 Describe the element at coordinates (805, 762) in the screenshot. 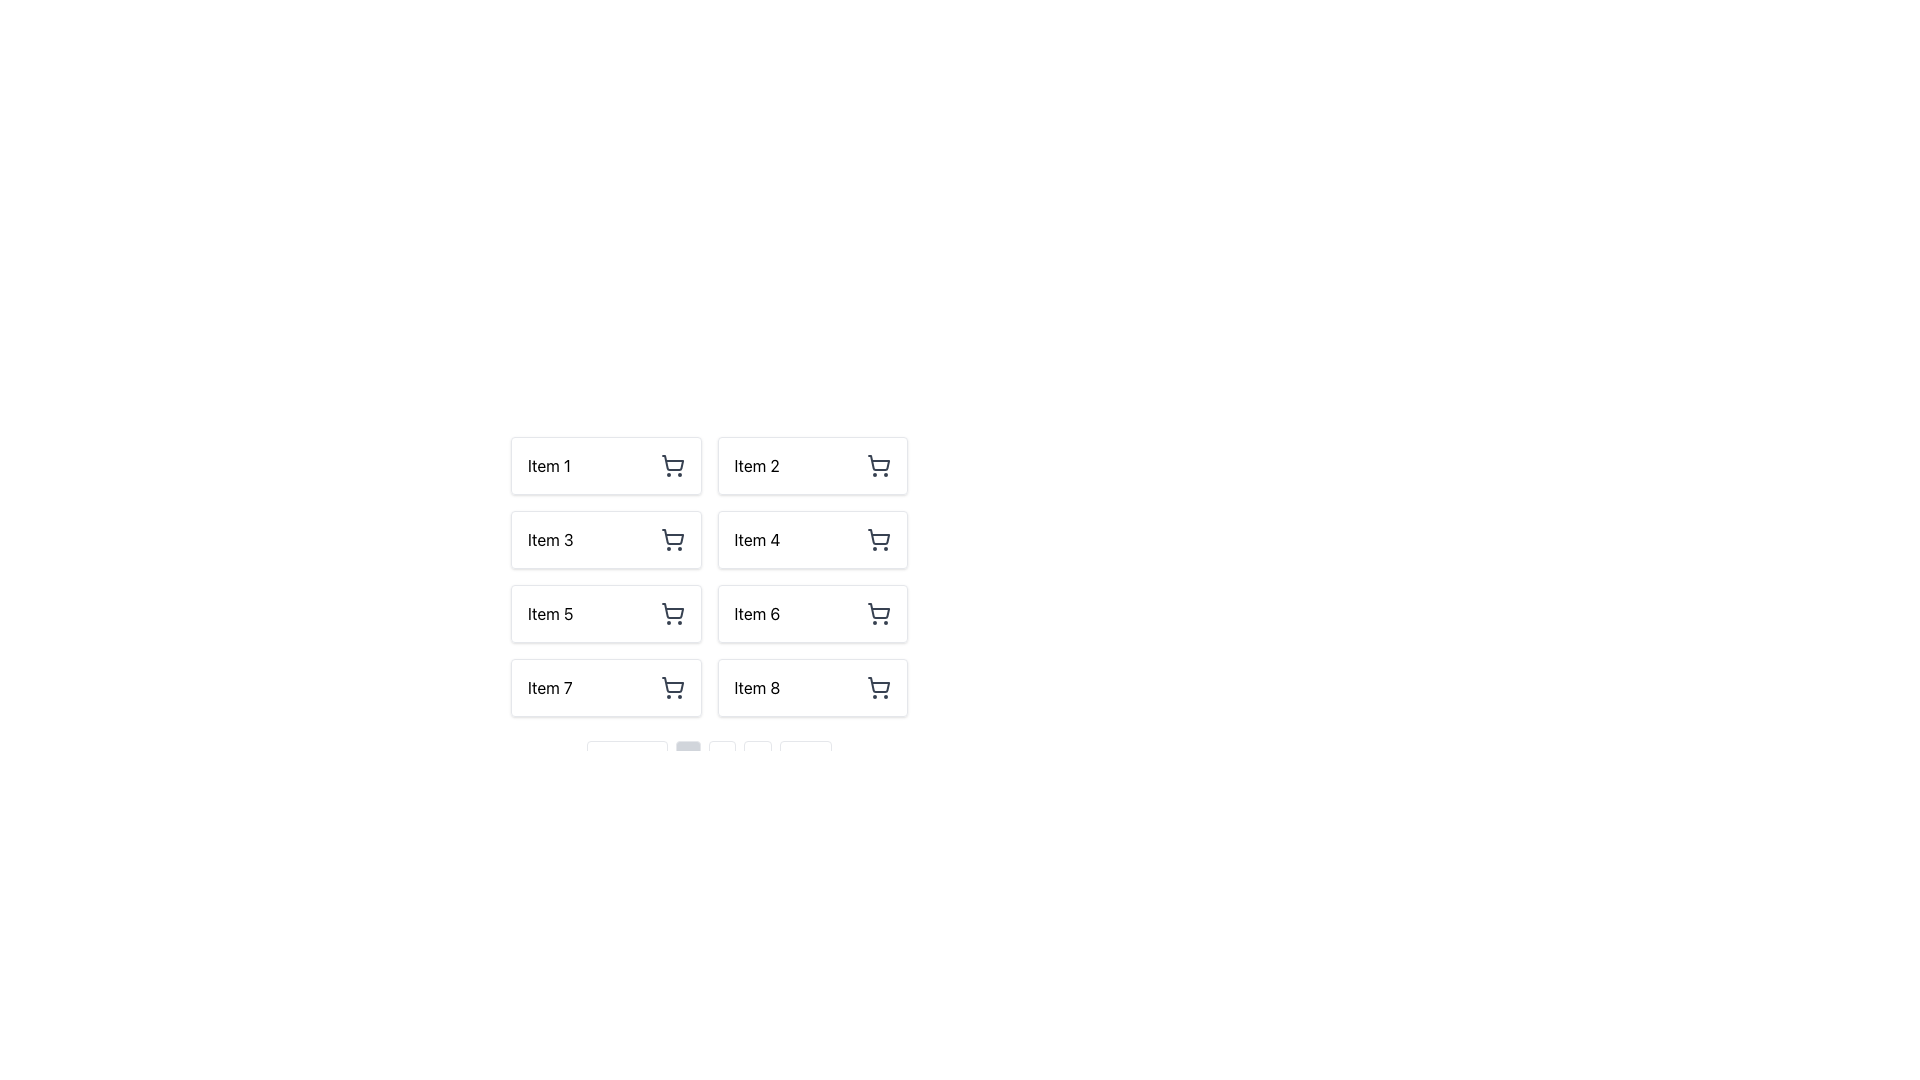

I see `the 'Next' button located at the bottom of the page` at that location.